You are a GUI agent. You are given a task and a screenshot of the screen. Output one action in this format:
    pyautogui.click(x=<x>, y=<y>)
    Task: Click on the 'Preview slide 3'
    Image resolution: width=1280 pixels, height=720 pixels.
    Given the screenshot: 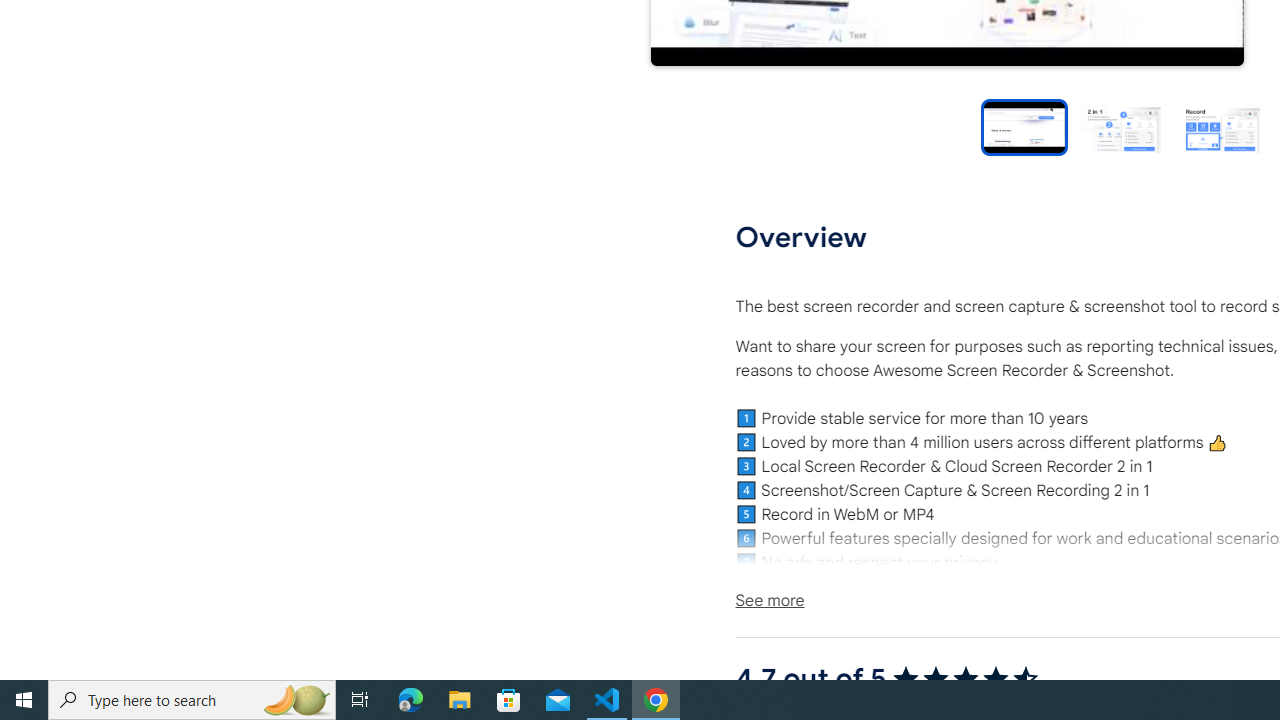 What is the action you would take?
    pyautogui.click(x=1221, y=126)
    